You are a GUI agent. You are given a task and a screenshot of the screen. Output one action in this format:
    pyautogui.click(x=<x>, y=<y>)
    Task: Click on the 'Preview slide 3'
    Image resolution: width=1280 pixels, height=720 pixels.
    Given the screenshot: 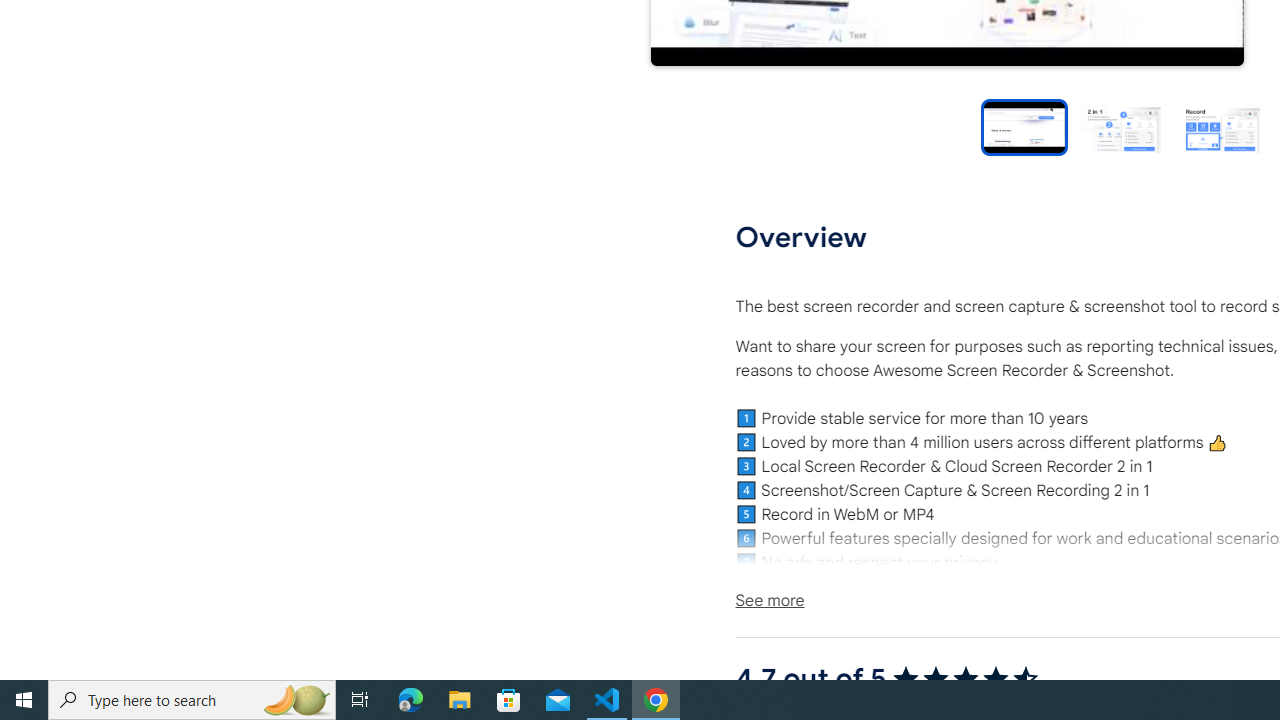 What is the action you would take?
    pyautogui.click(x=1221, y=126)
    